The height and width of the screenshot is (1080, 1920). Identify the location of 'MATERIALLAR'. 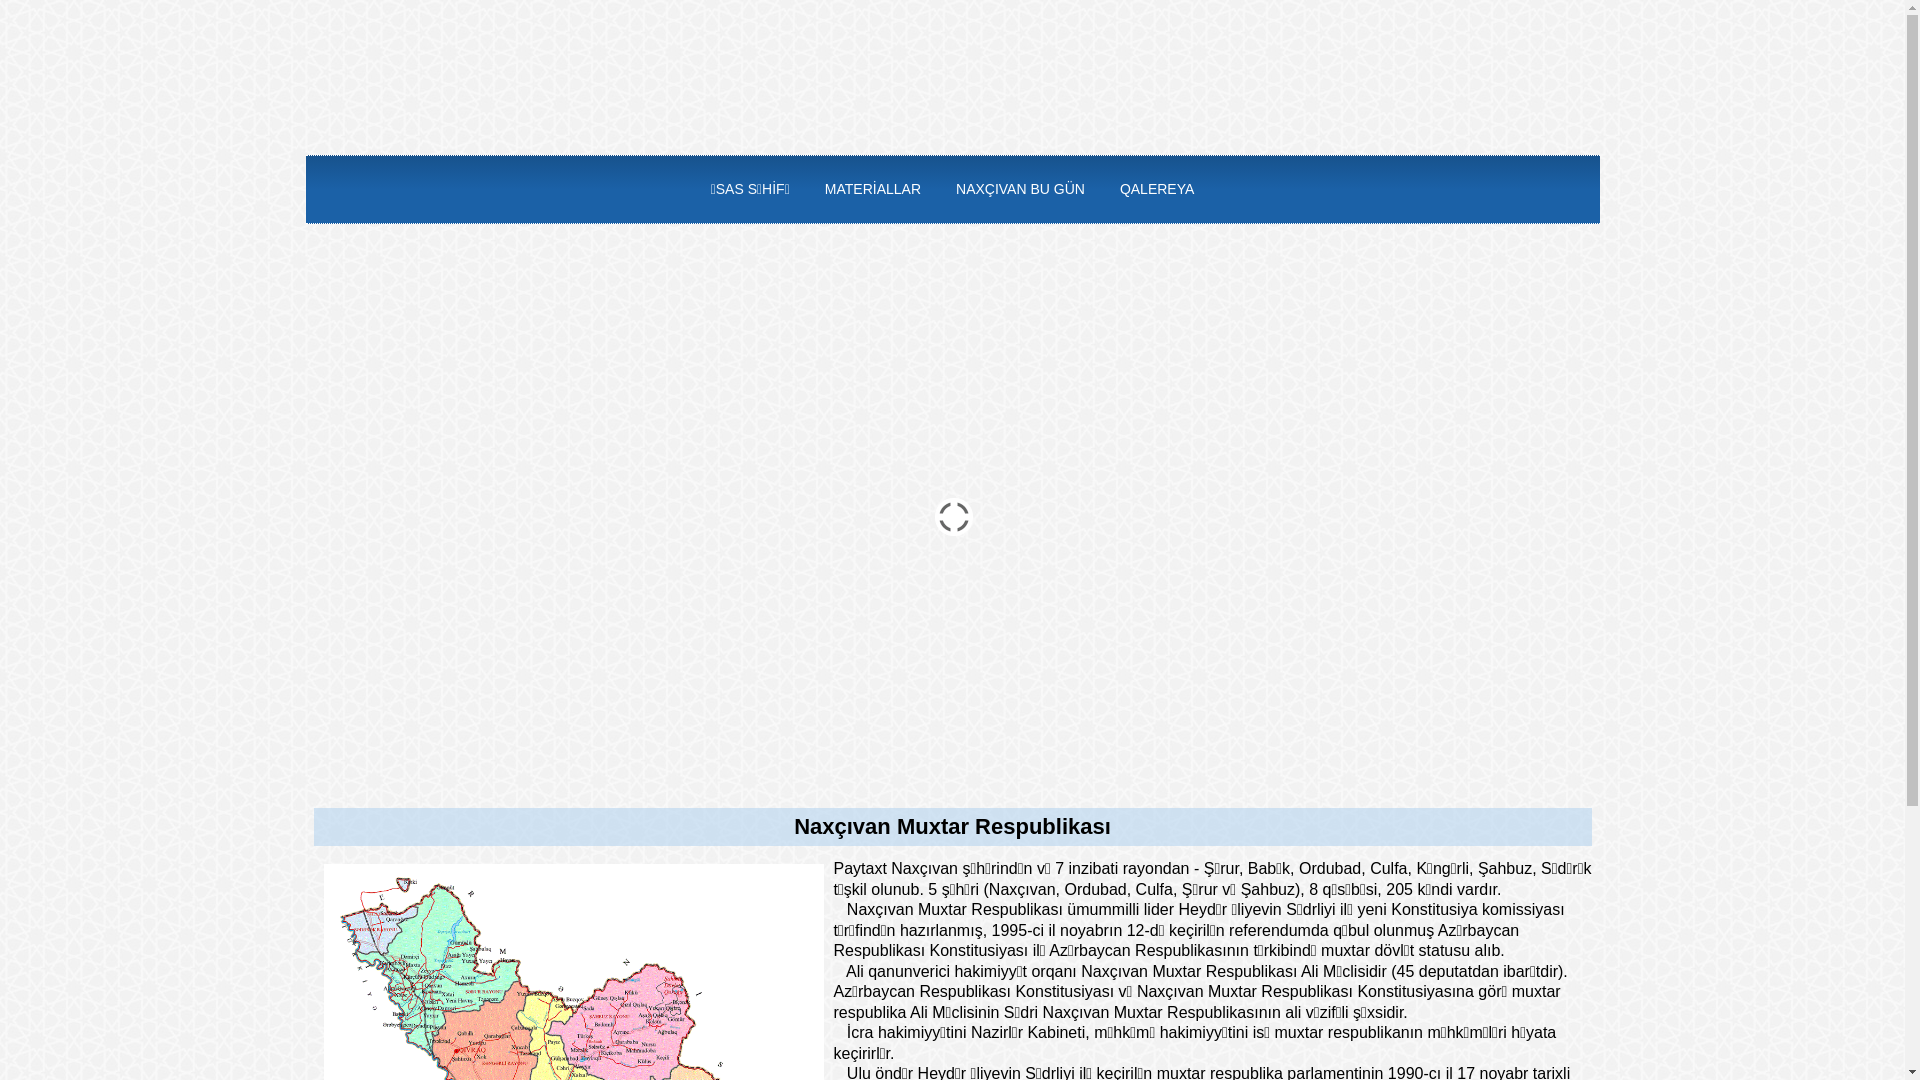
(807, 189).